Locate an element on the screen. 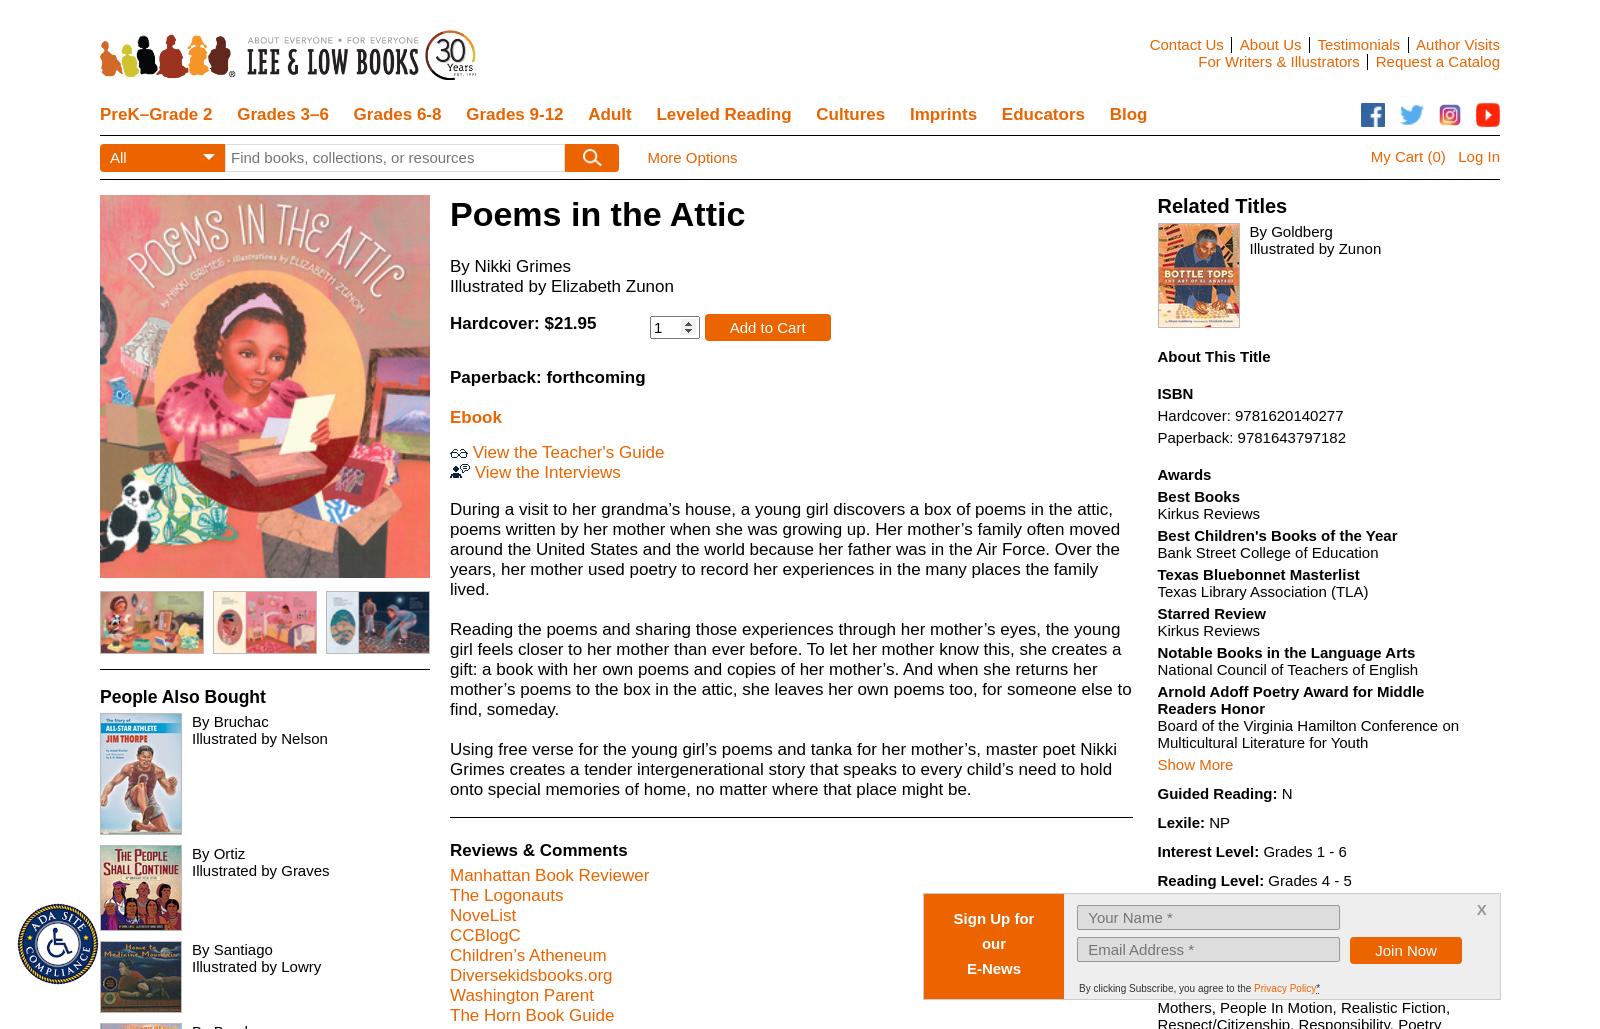 The height and width of the screenshot is (1029, 1600). 'Adult' is located at coordinates (609, 113).